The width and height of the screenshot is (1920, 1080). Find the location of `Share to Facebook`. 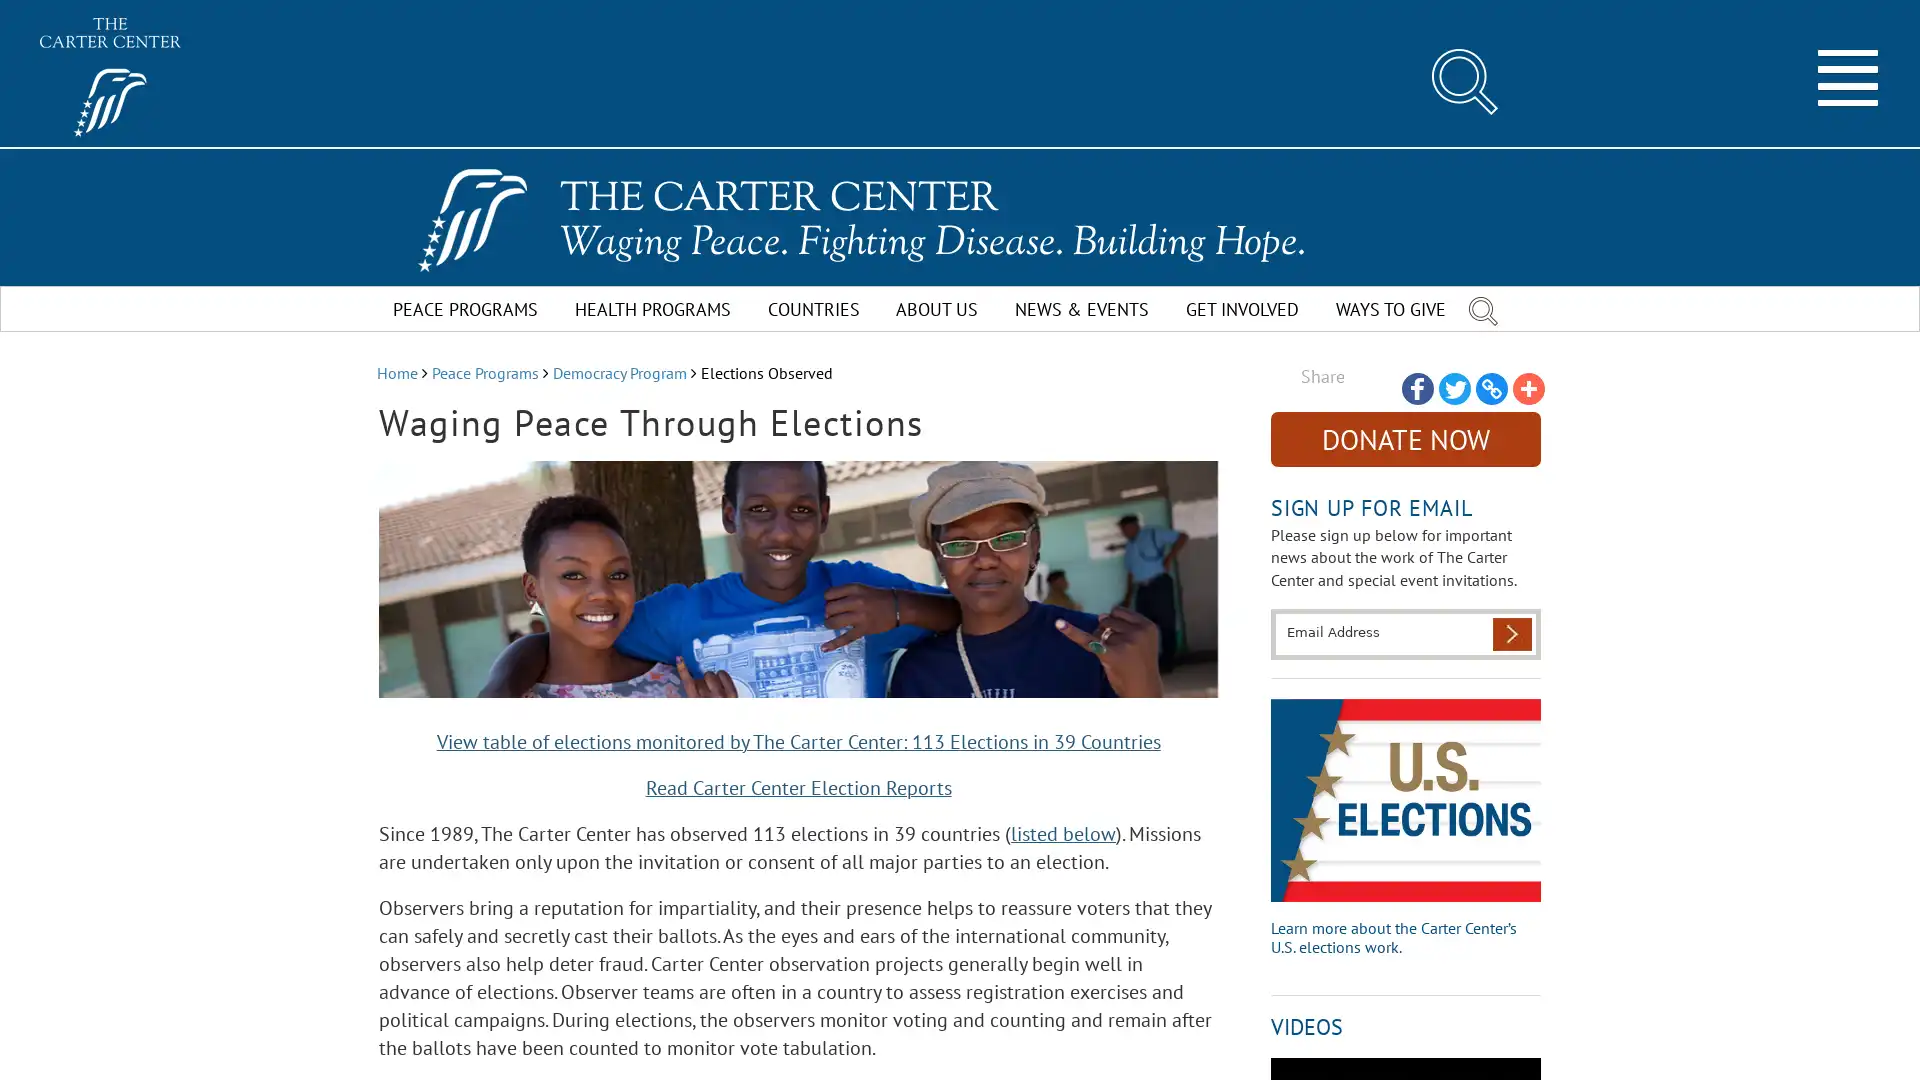

Share to Facebook is located at coordinates (1416, 238).